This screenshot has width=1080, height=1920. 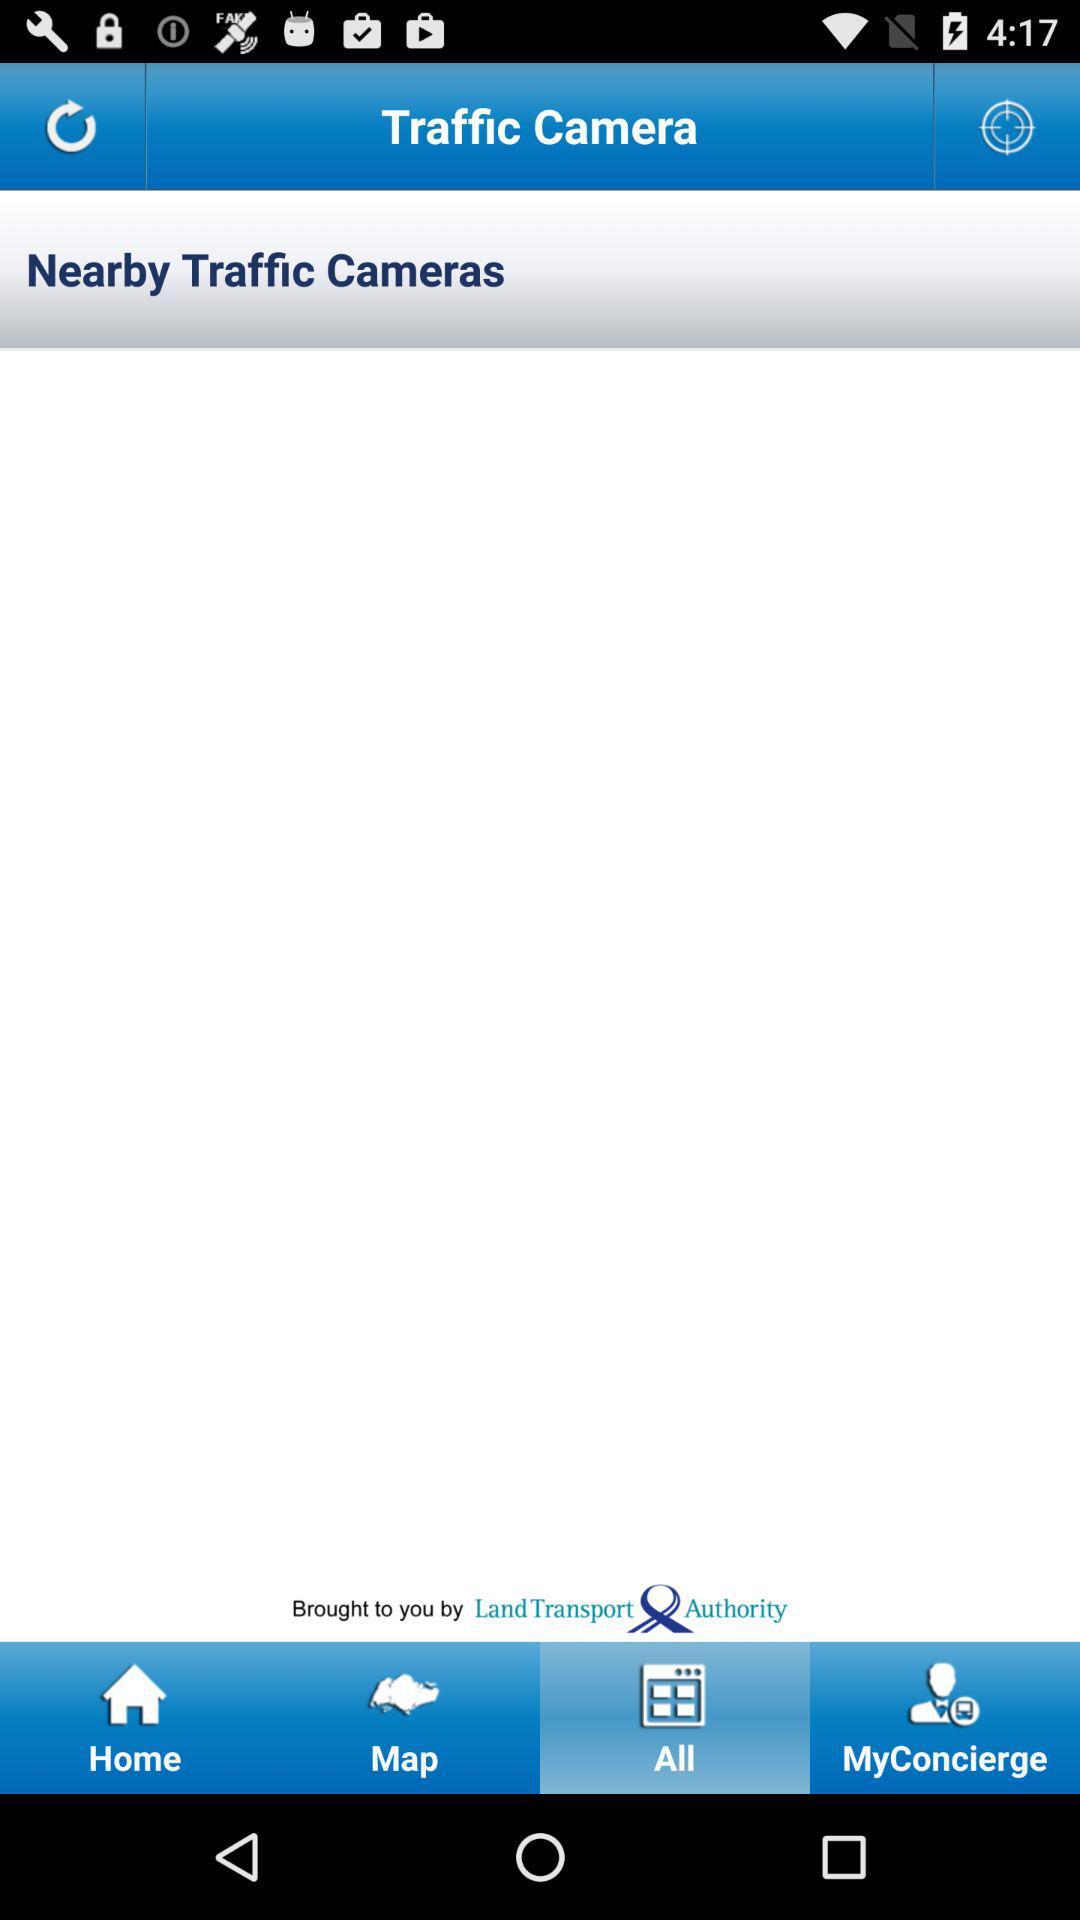 I want to click on refresh, so click(x=71, y=124).